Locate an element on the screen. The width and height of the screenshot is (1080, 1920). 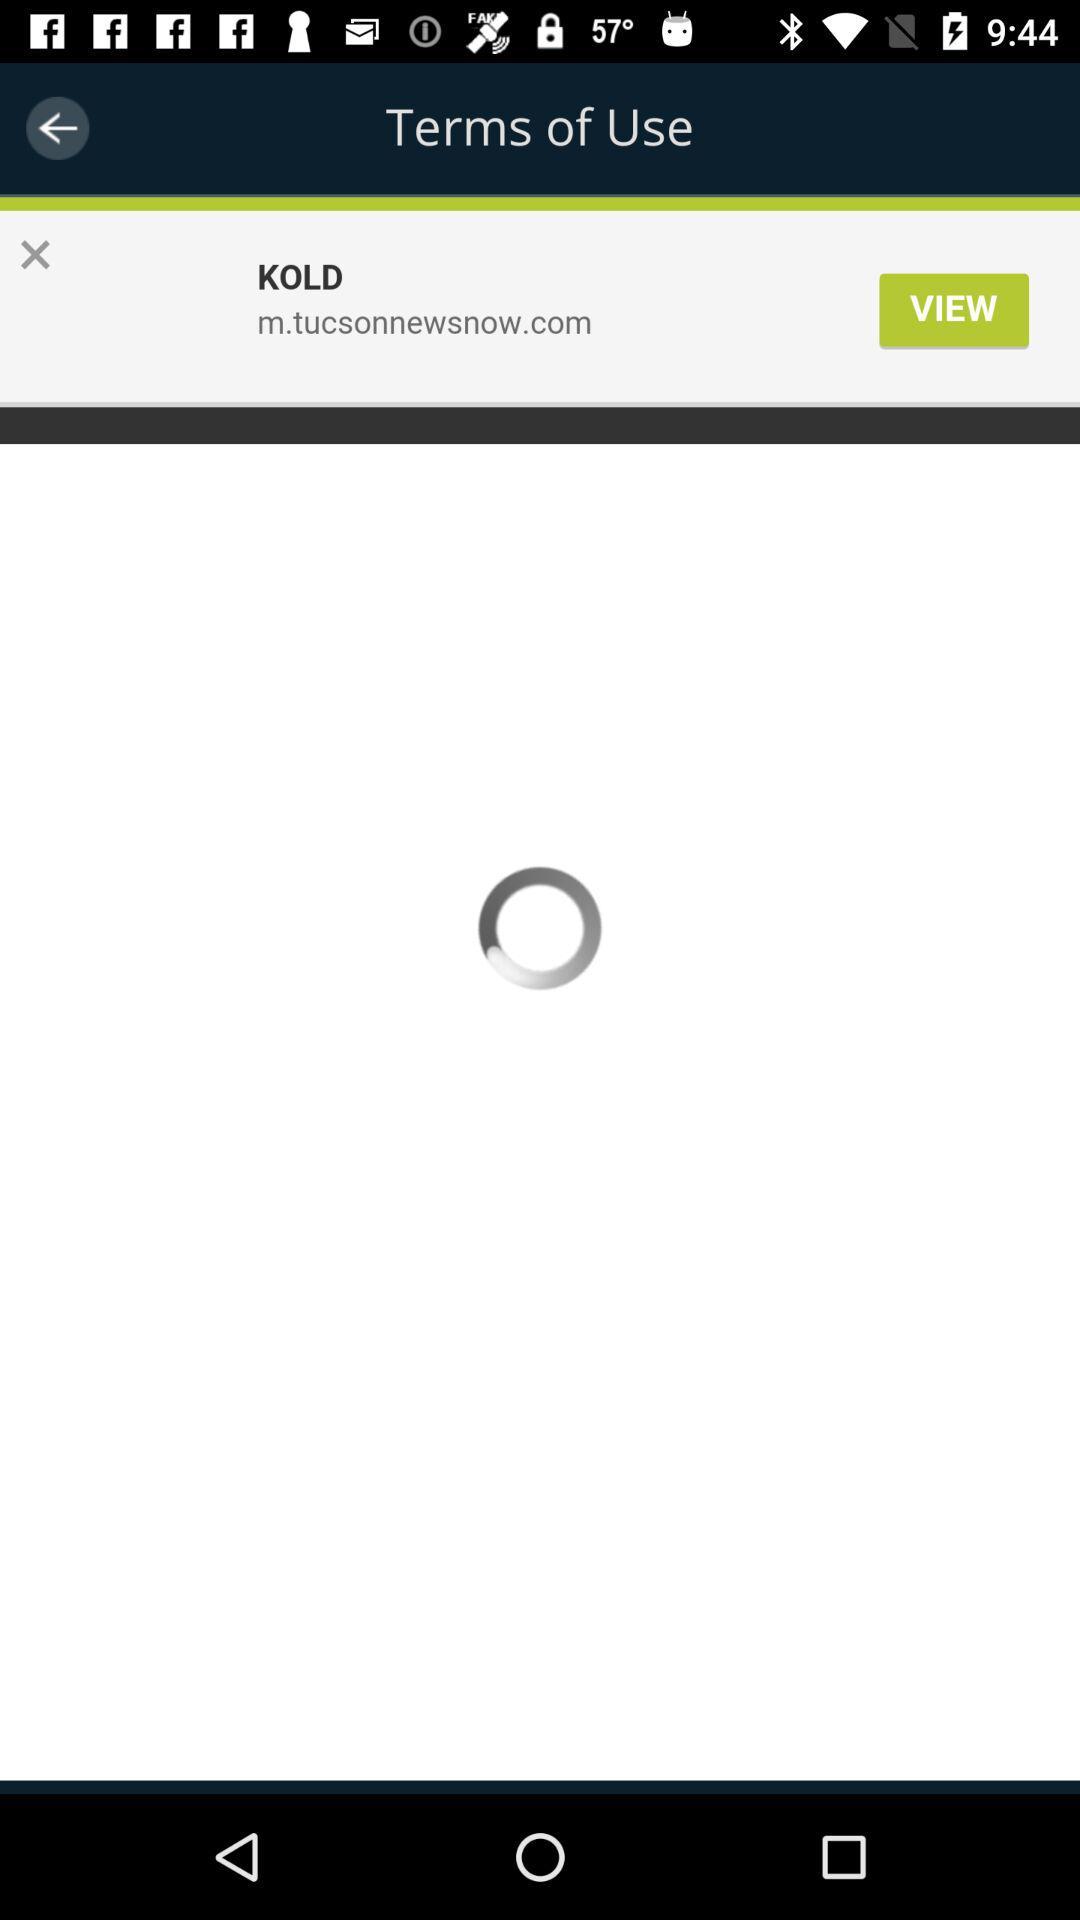
the arrow_backward icon is located at coordinates (56, 127).